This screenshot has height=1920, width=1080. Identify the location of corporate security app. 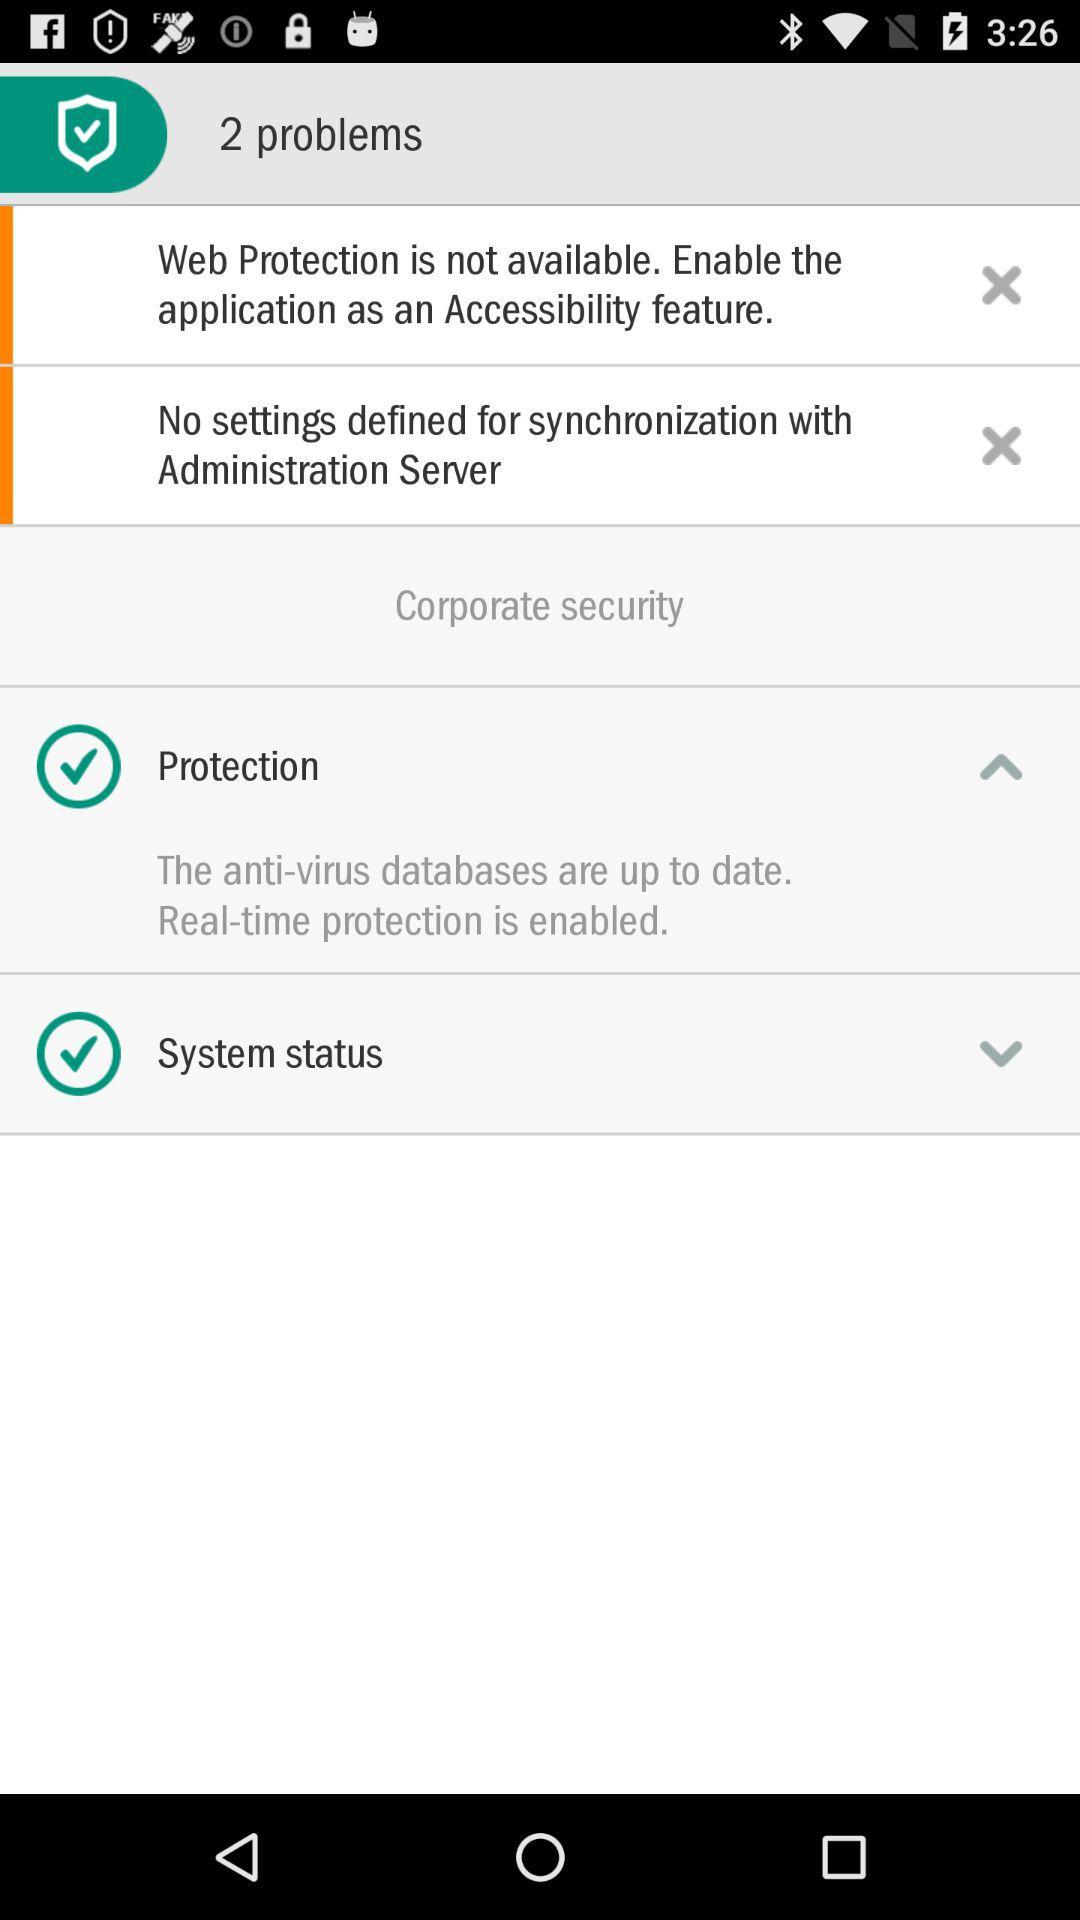
(540, 604).